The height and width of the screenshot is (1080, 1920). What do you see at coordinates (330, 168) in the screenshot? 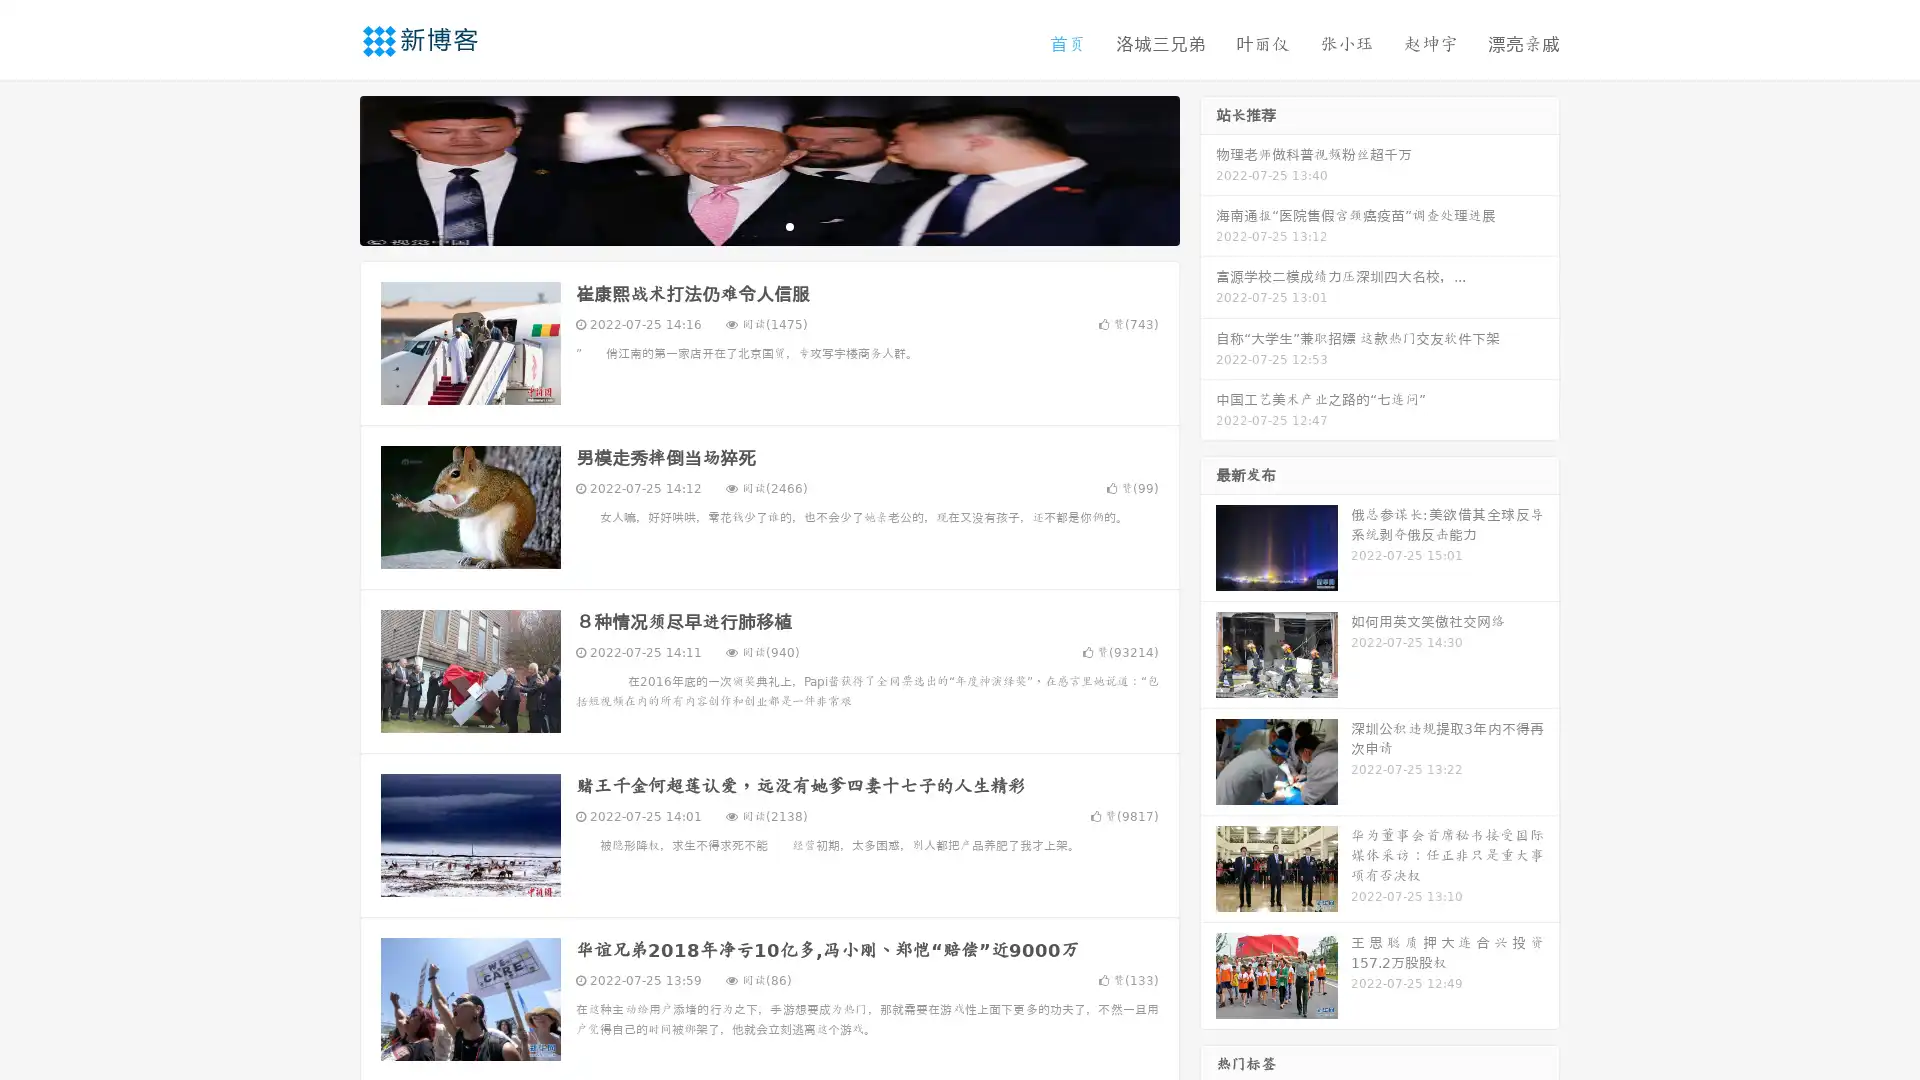
I see `Previous slide` at bounding box center [330, 168].